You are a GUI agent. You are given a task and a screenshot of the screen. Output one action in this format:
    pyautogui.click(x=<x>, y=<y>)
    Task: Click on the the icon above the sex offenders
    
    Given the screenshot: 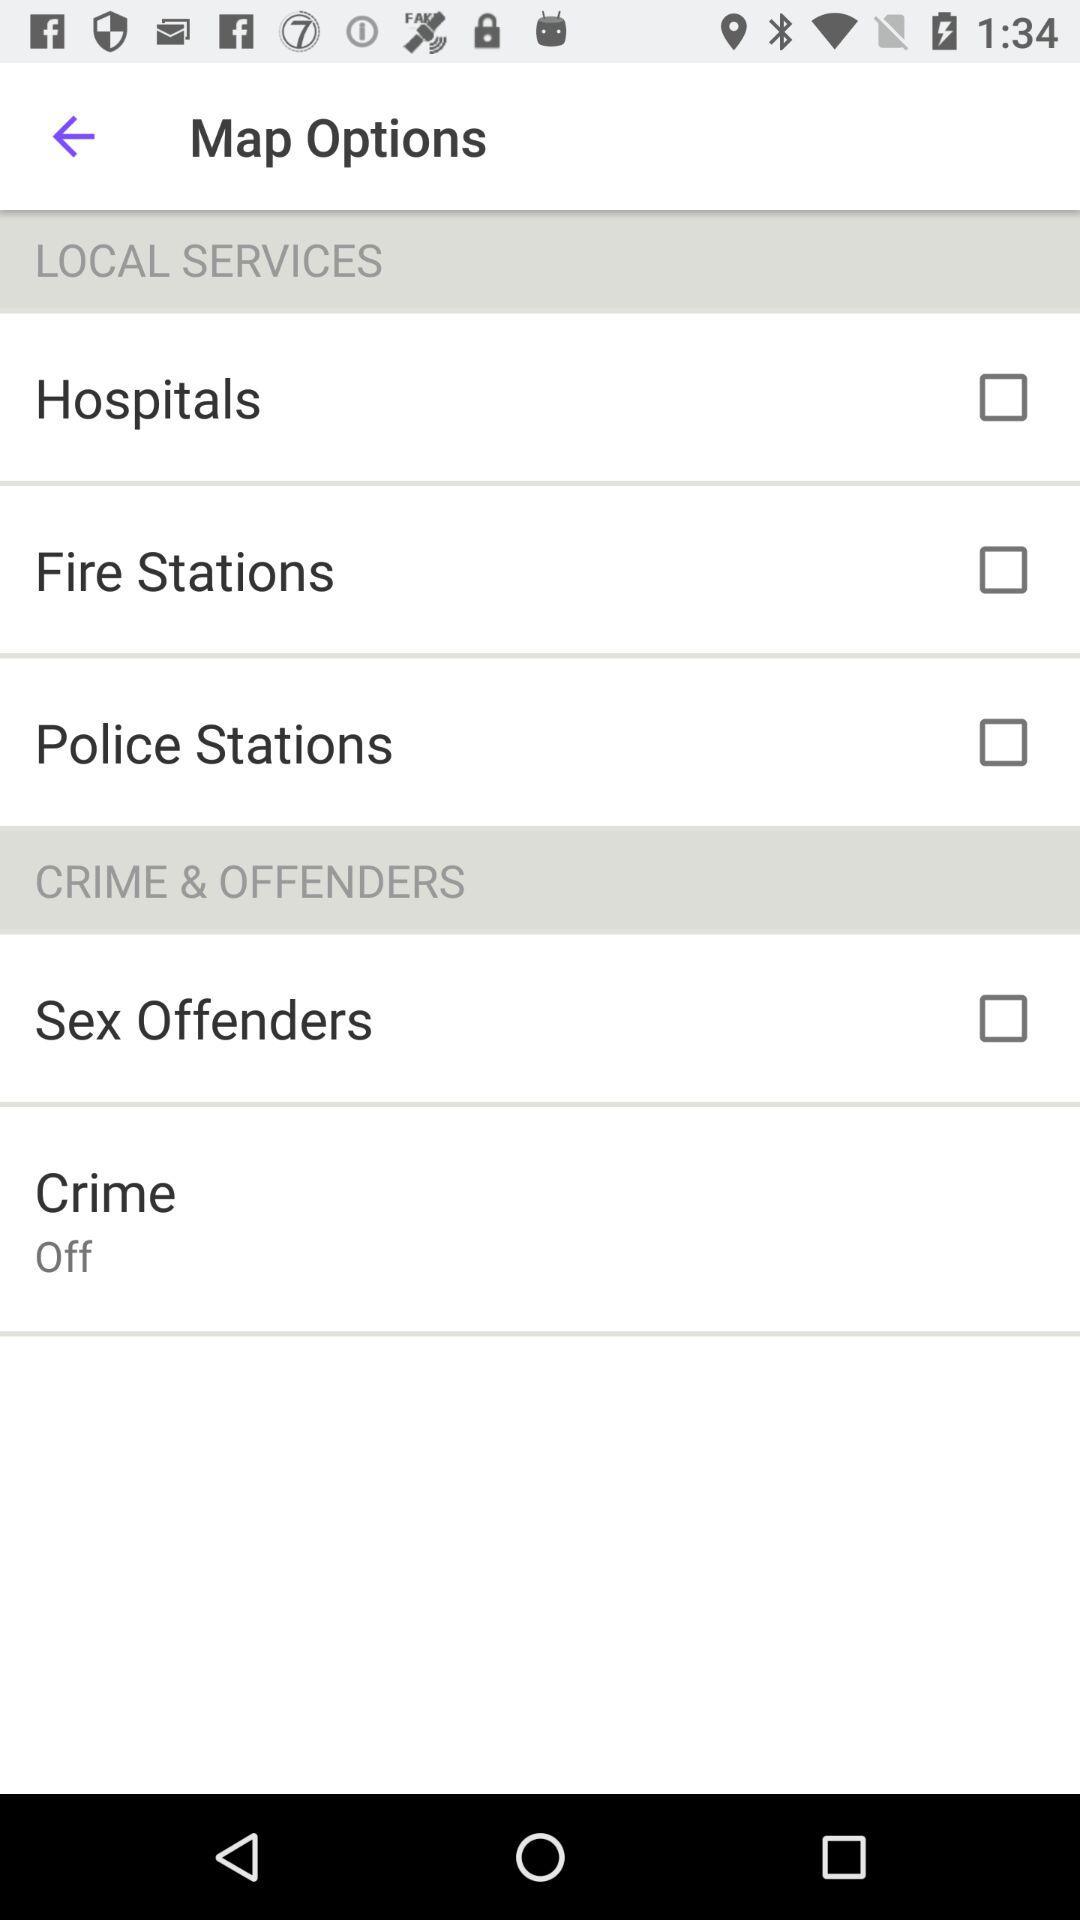 What is the action you would take?
    pyautogui.click(x=540, y=880)
    